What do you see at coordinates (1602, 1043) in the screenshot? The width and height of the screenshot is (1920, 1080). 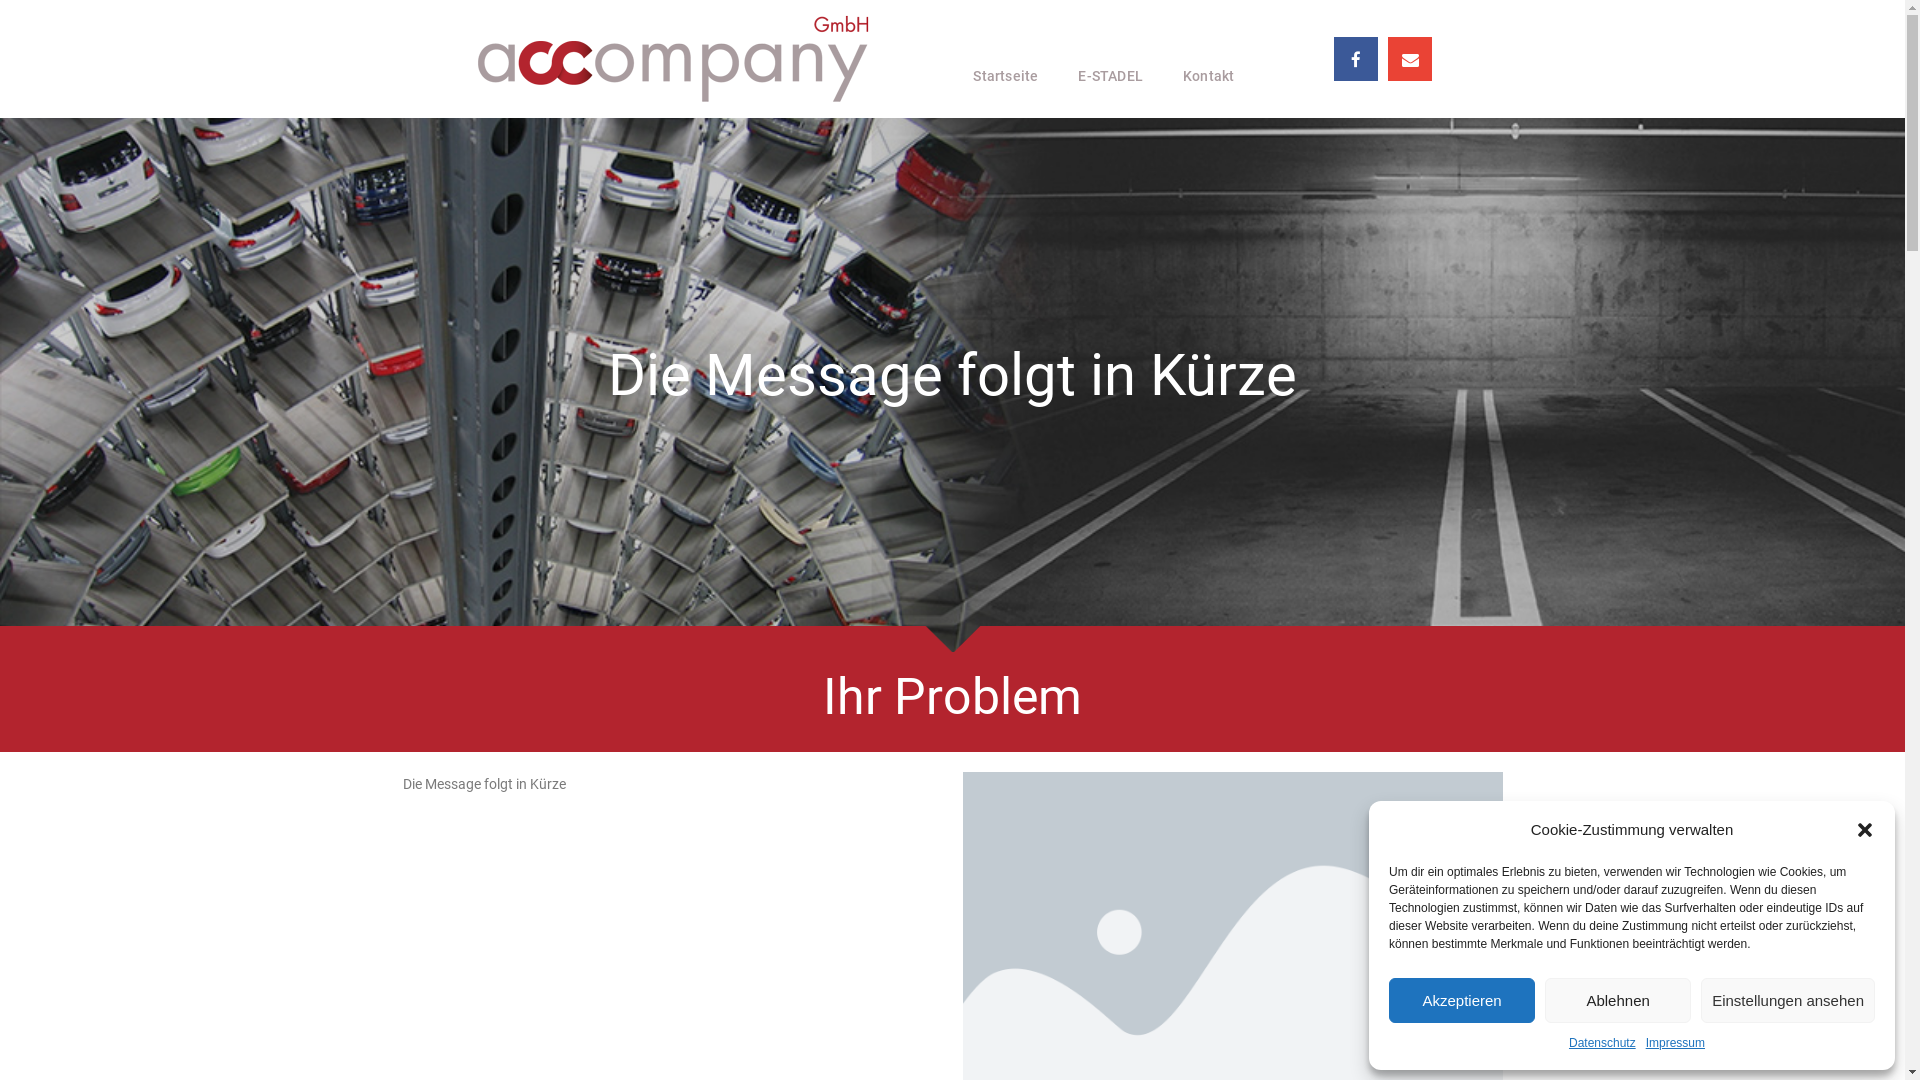 I see `'Datenschutz'` at bounding box center [1602, 1043].